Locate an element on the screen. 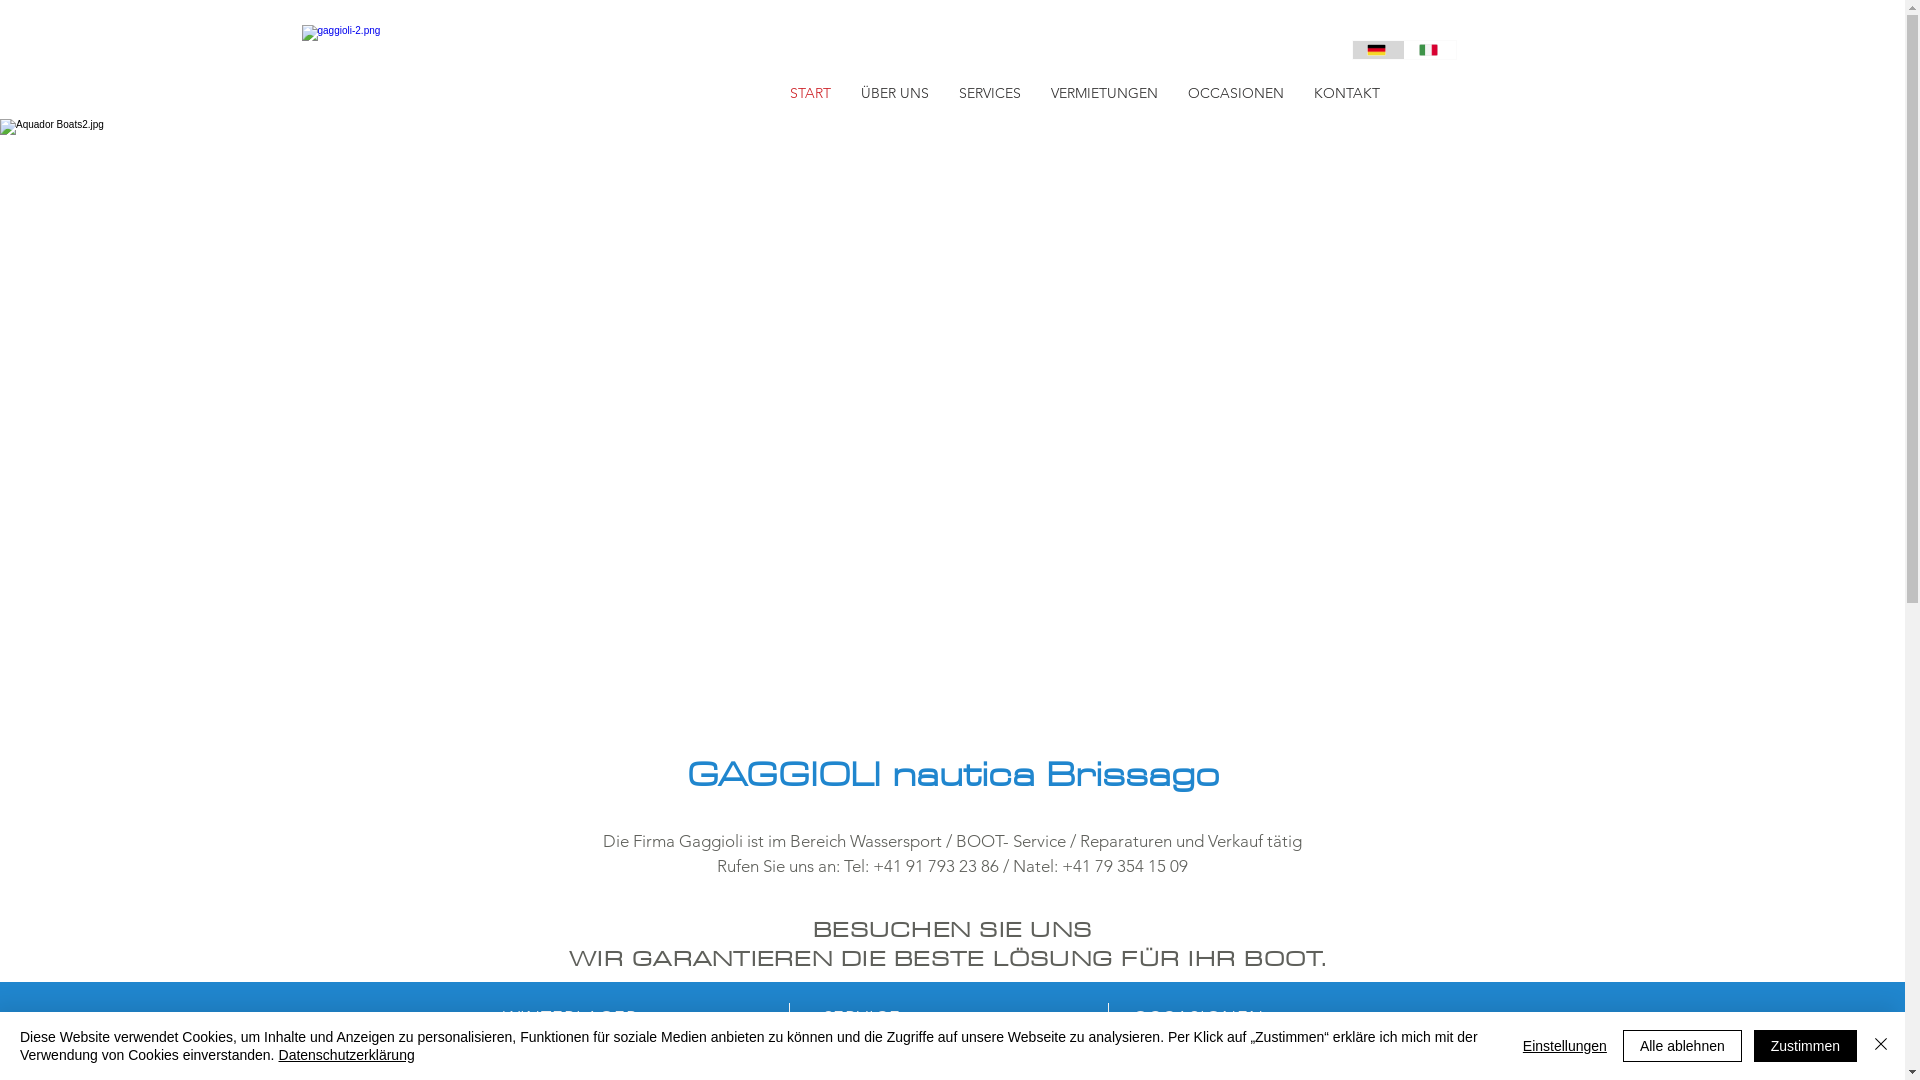 This screenshot has width=1920, height=1080. 'WINTERLAGER' is located at coordinates (502, 1018).